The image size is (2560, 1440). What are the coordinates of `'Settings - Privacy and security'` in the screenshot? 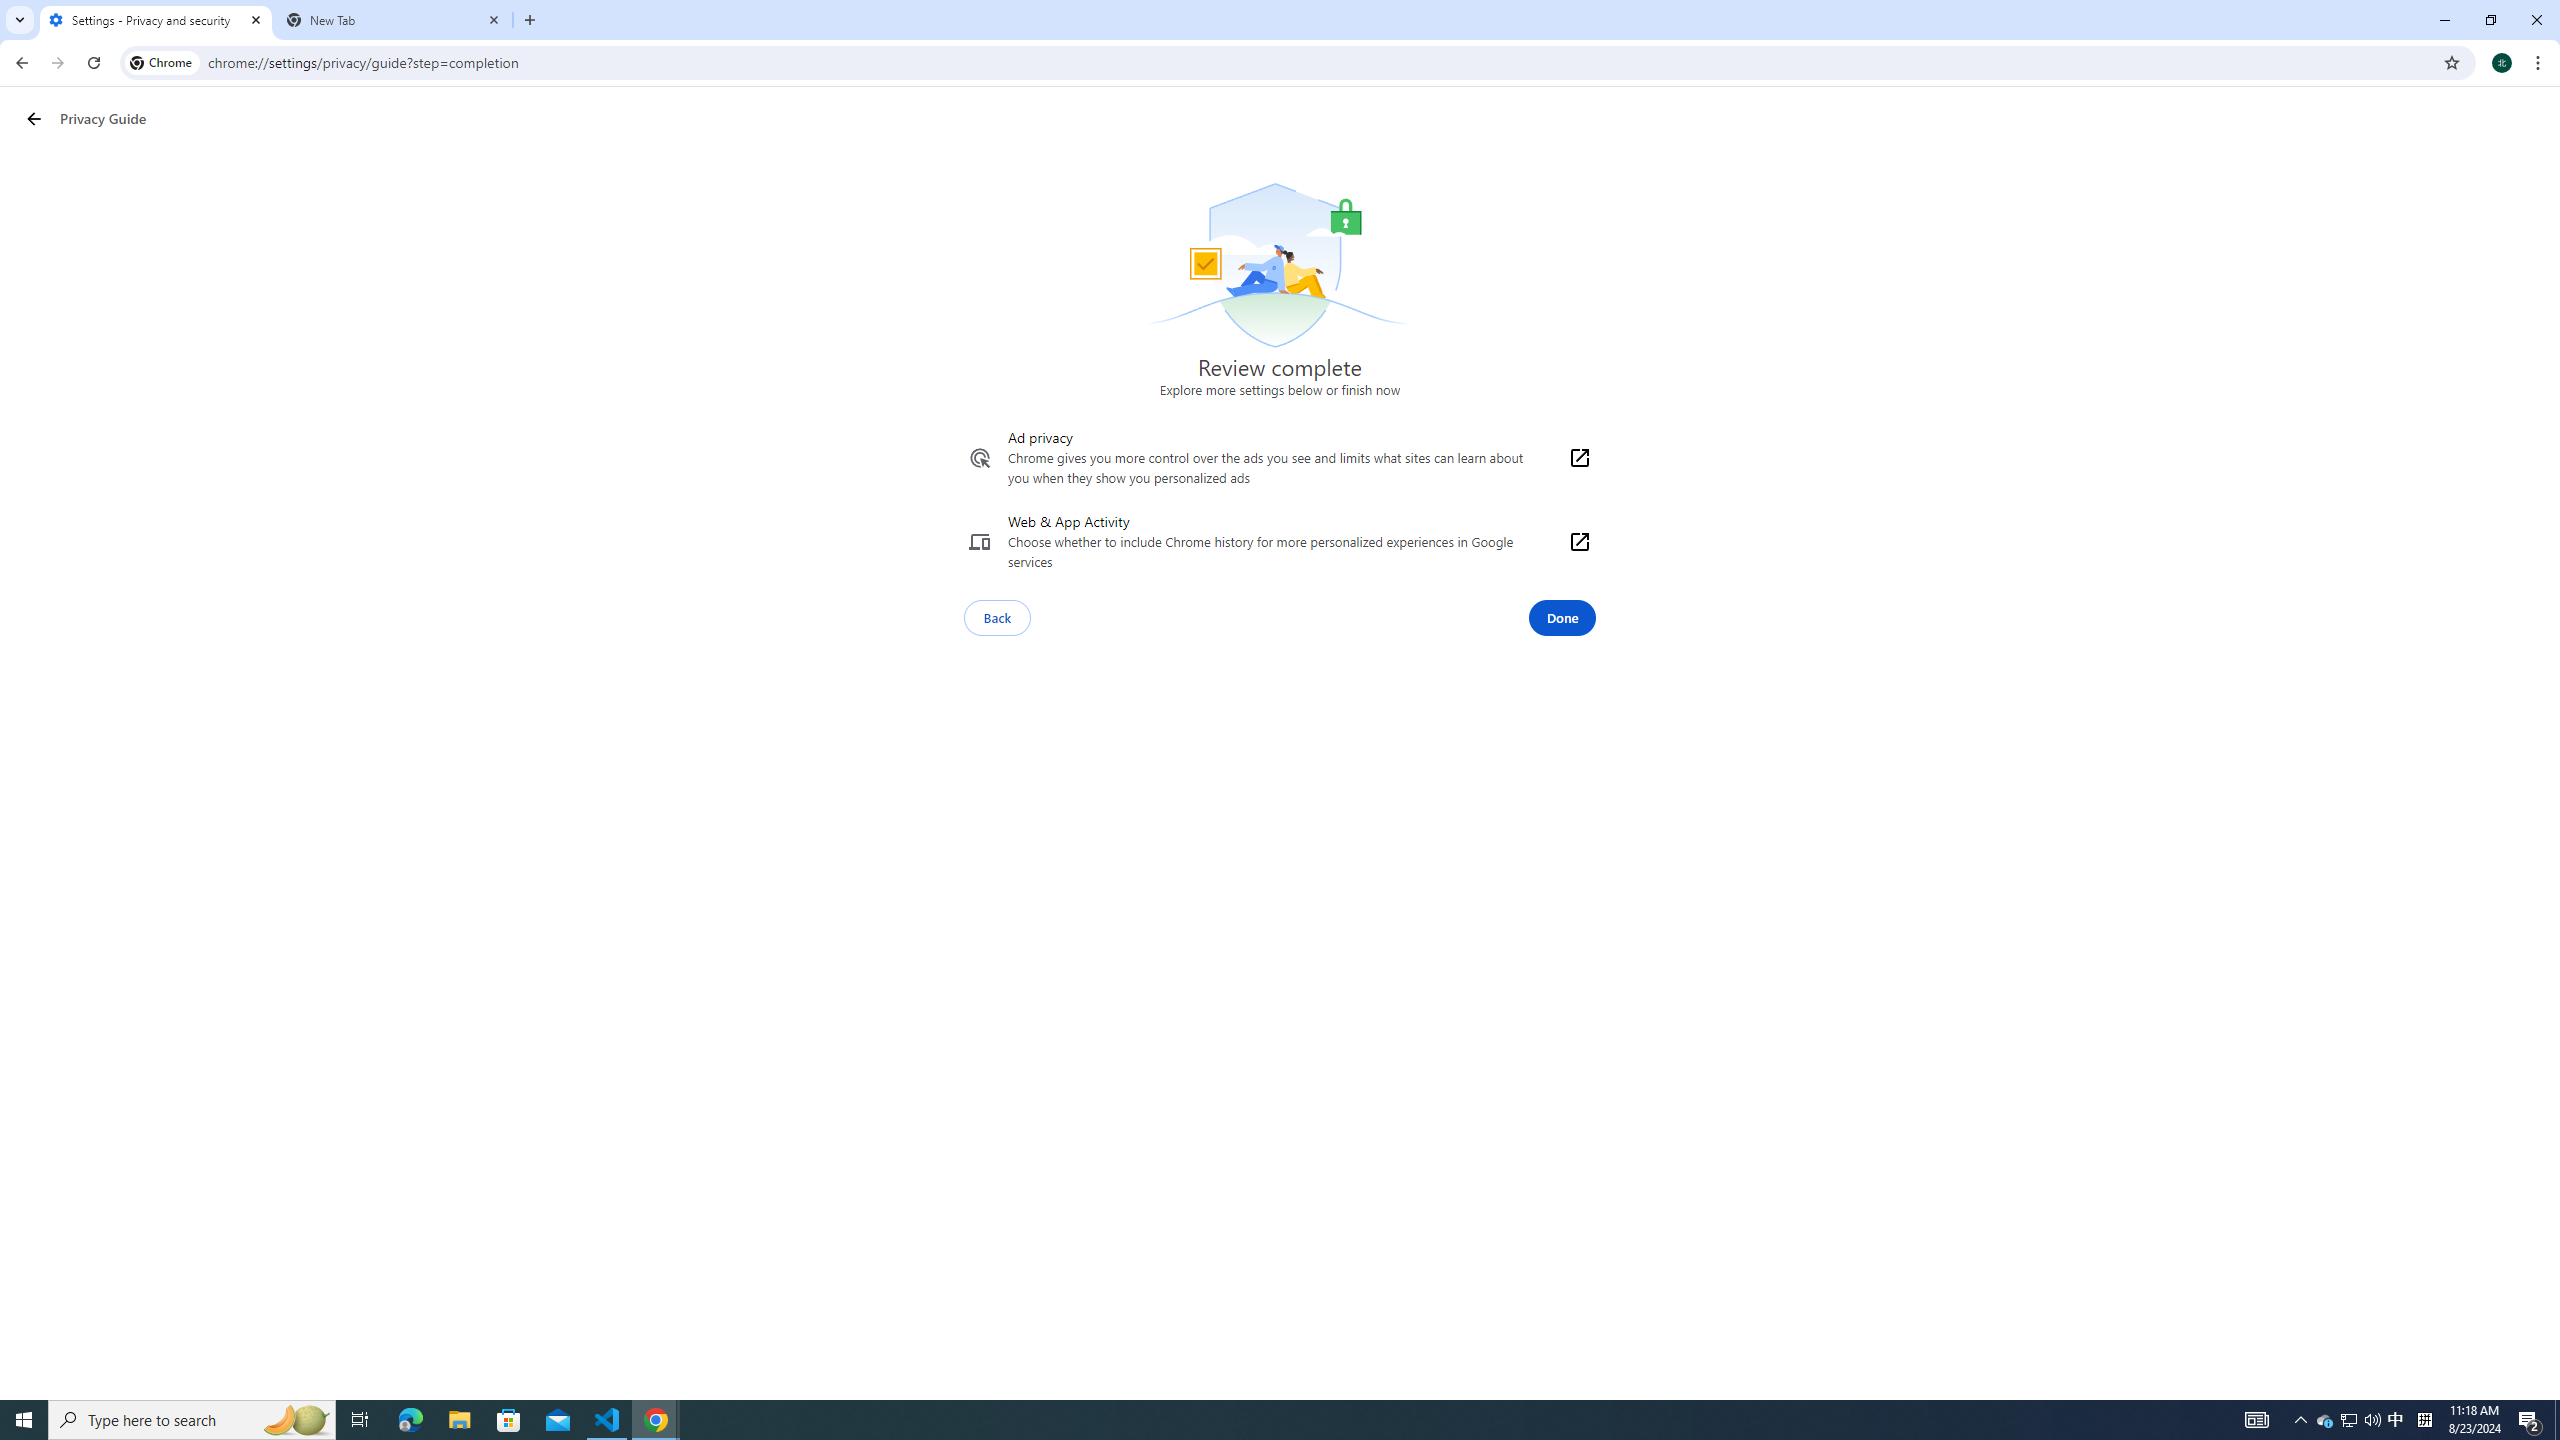 It's located at (155, 19).